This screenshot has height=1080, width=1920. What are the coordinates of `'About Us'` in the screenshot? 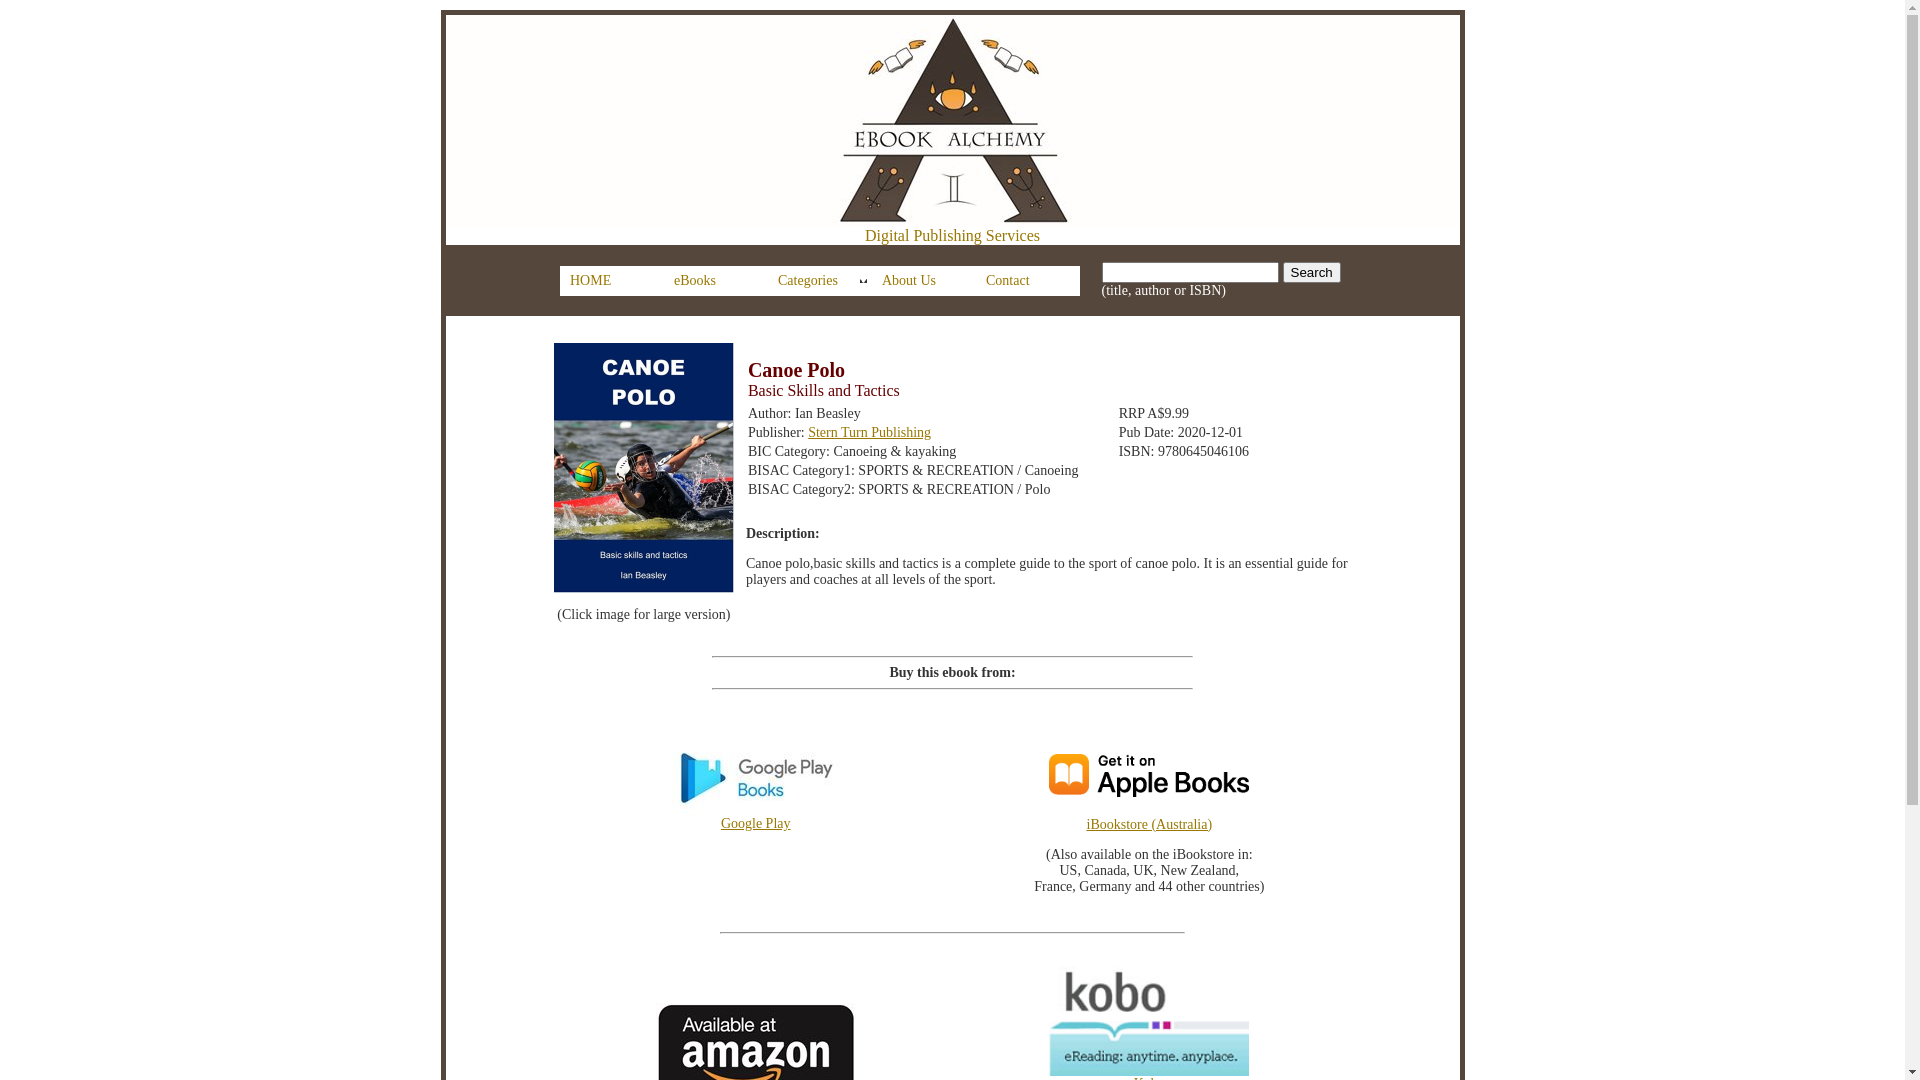 It's located at (922, 281).